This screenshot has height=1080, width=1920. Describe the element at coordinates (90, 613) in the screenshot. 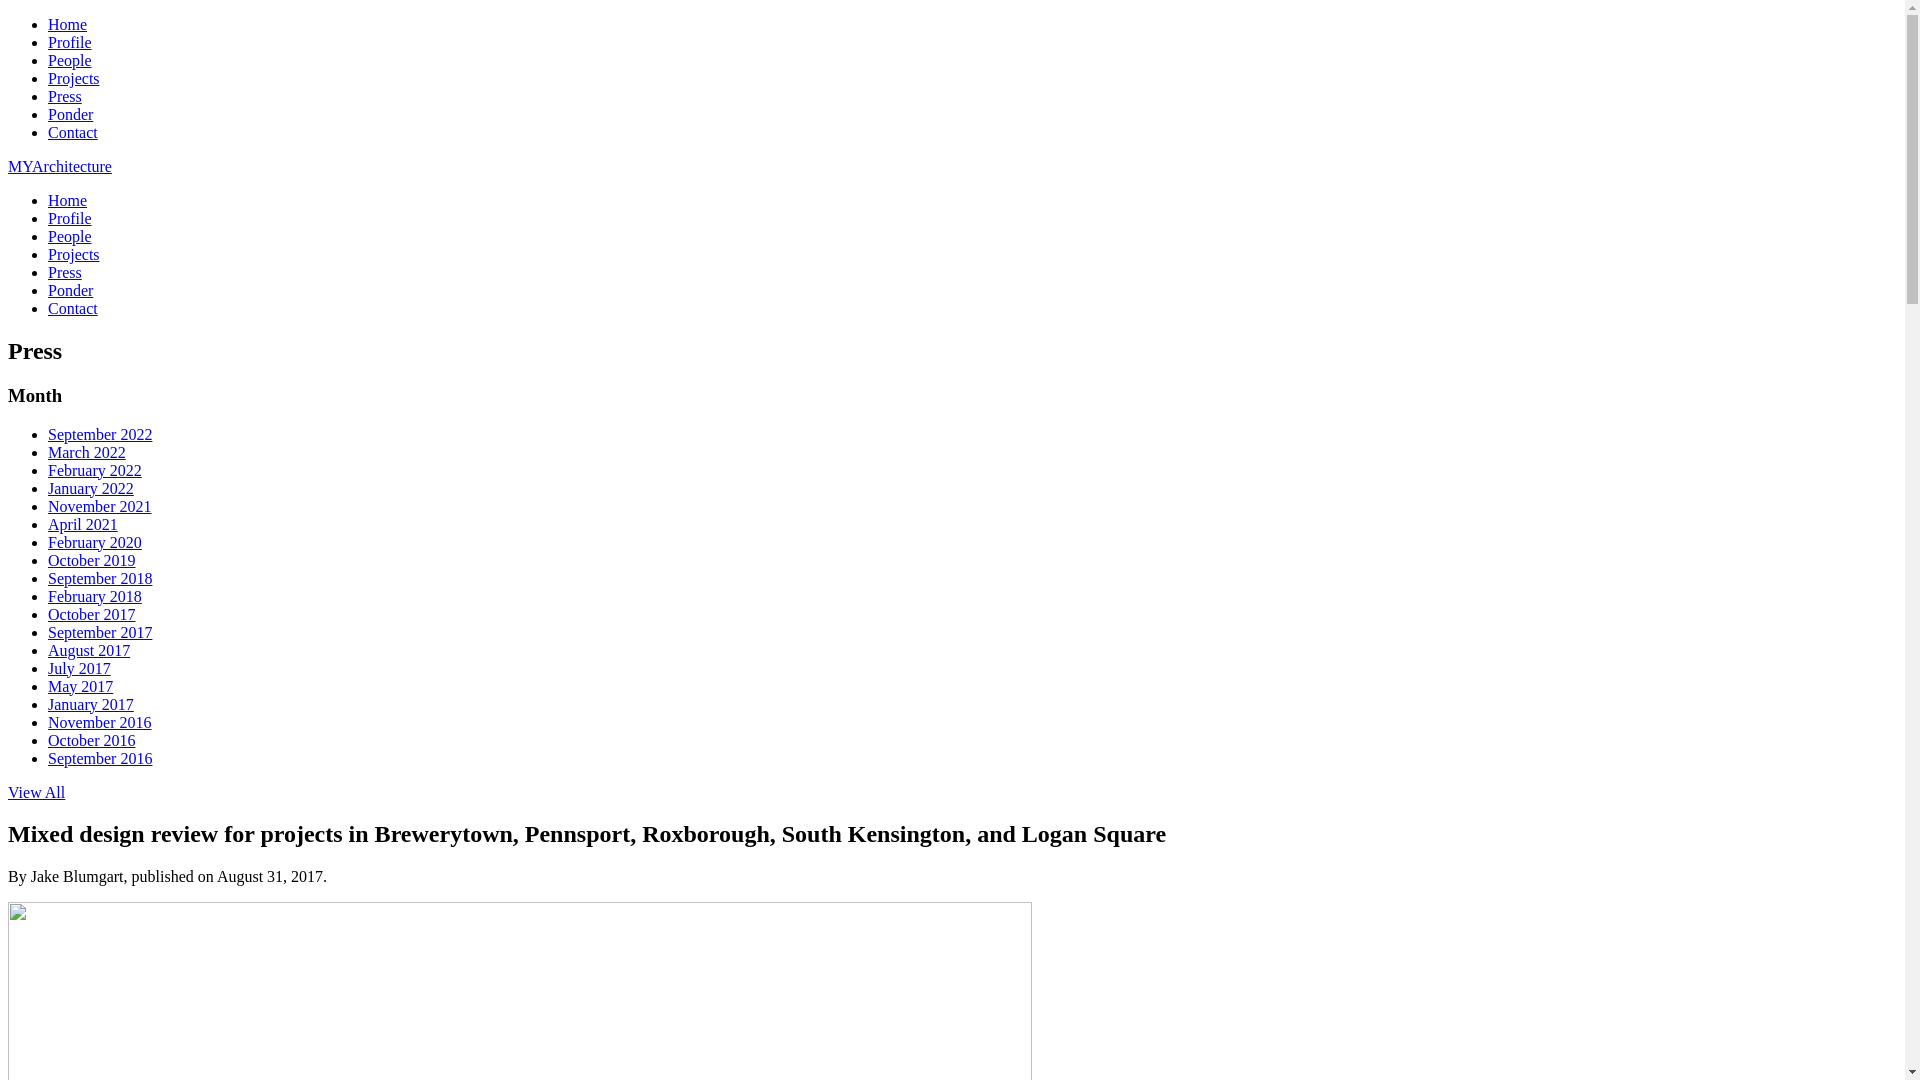

I see `'October 2017'` at that location.